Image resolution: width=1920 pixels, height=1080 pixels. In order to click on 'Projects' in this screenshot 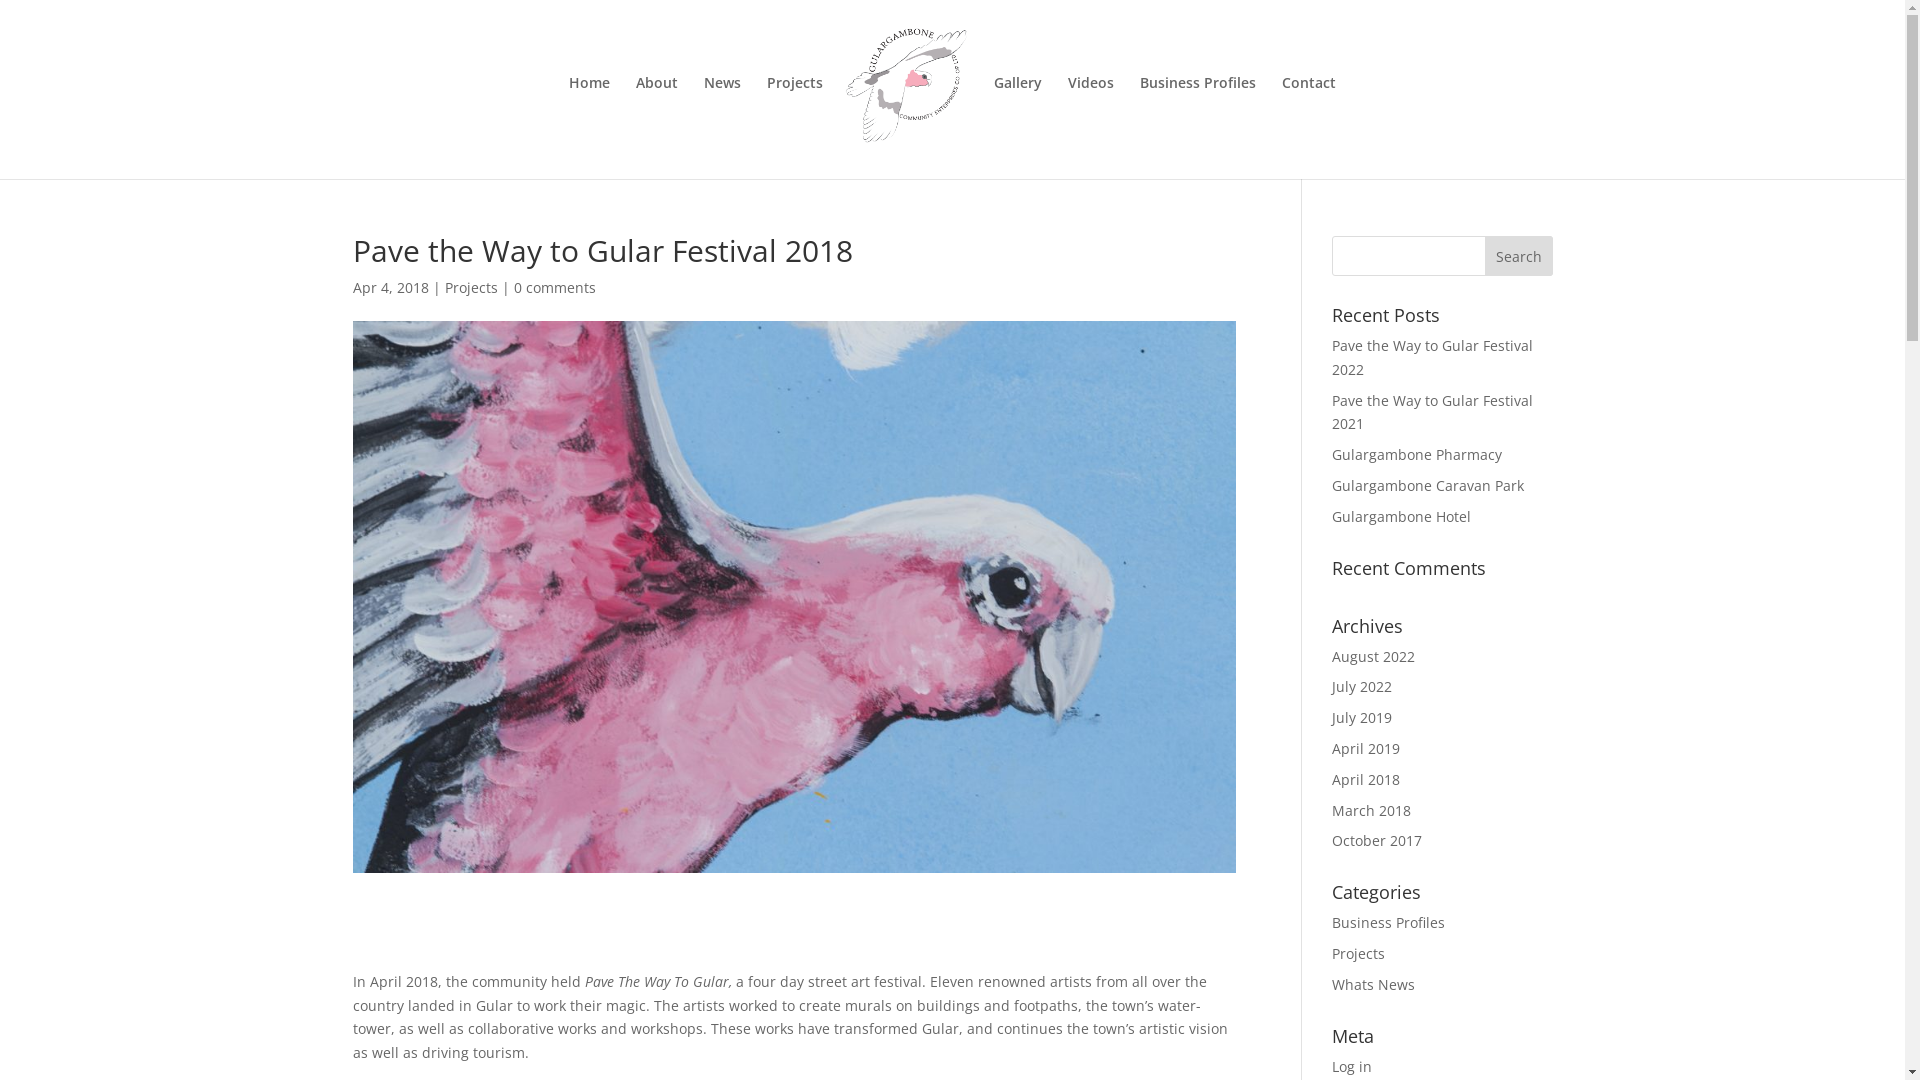, I will do `click(1331, 952)`.